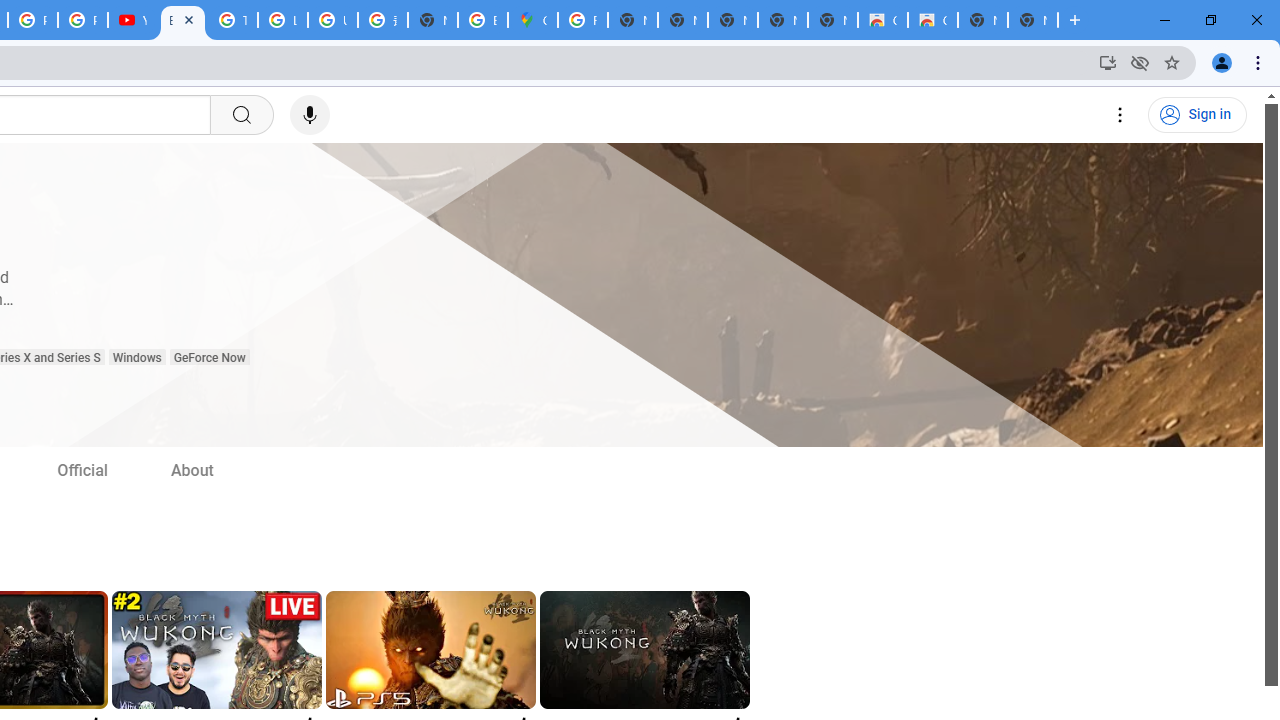  I want to click on 'Tips & tricks for Chrome - Google Chrome Help', so click(232, 20).